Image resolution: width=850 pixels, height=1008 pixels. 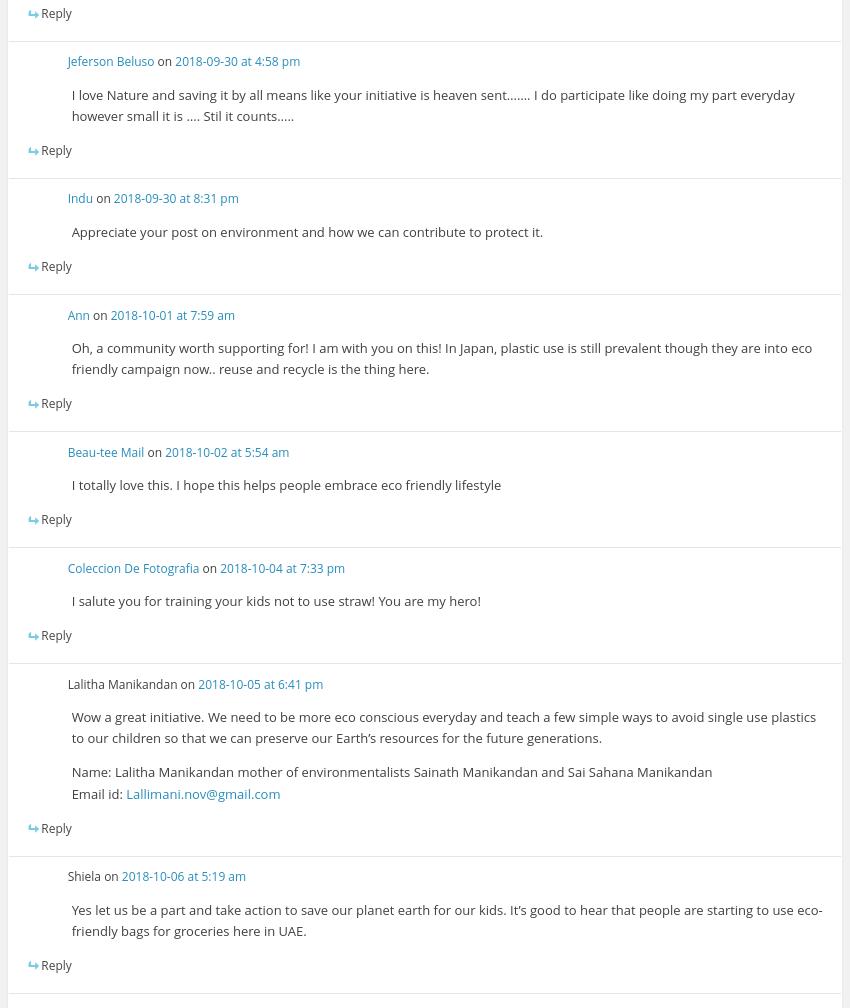 What do you see at coordinates (83, 876) in the screenshot?
I see `'Shiela'` at bounding box center [83, 876].